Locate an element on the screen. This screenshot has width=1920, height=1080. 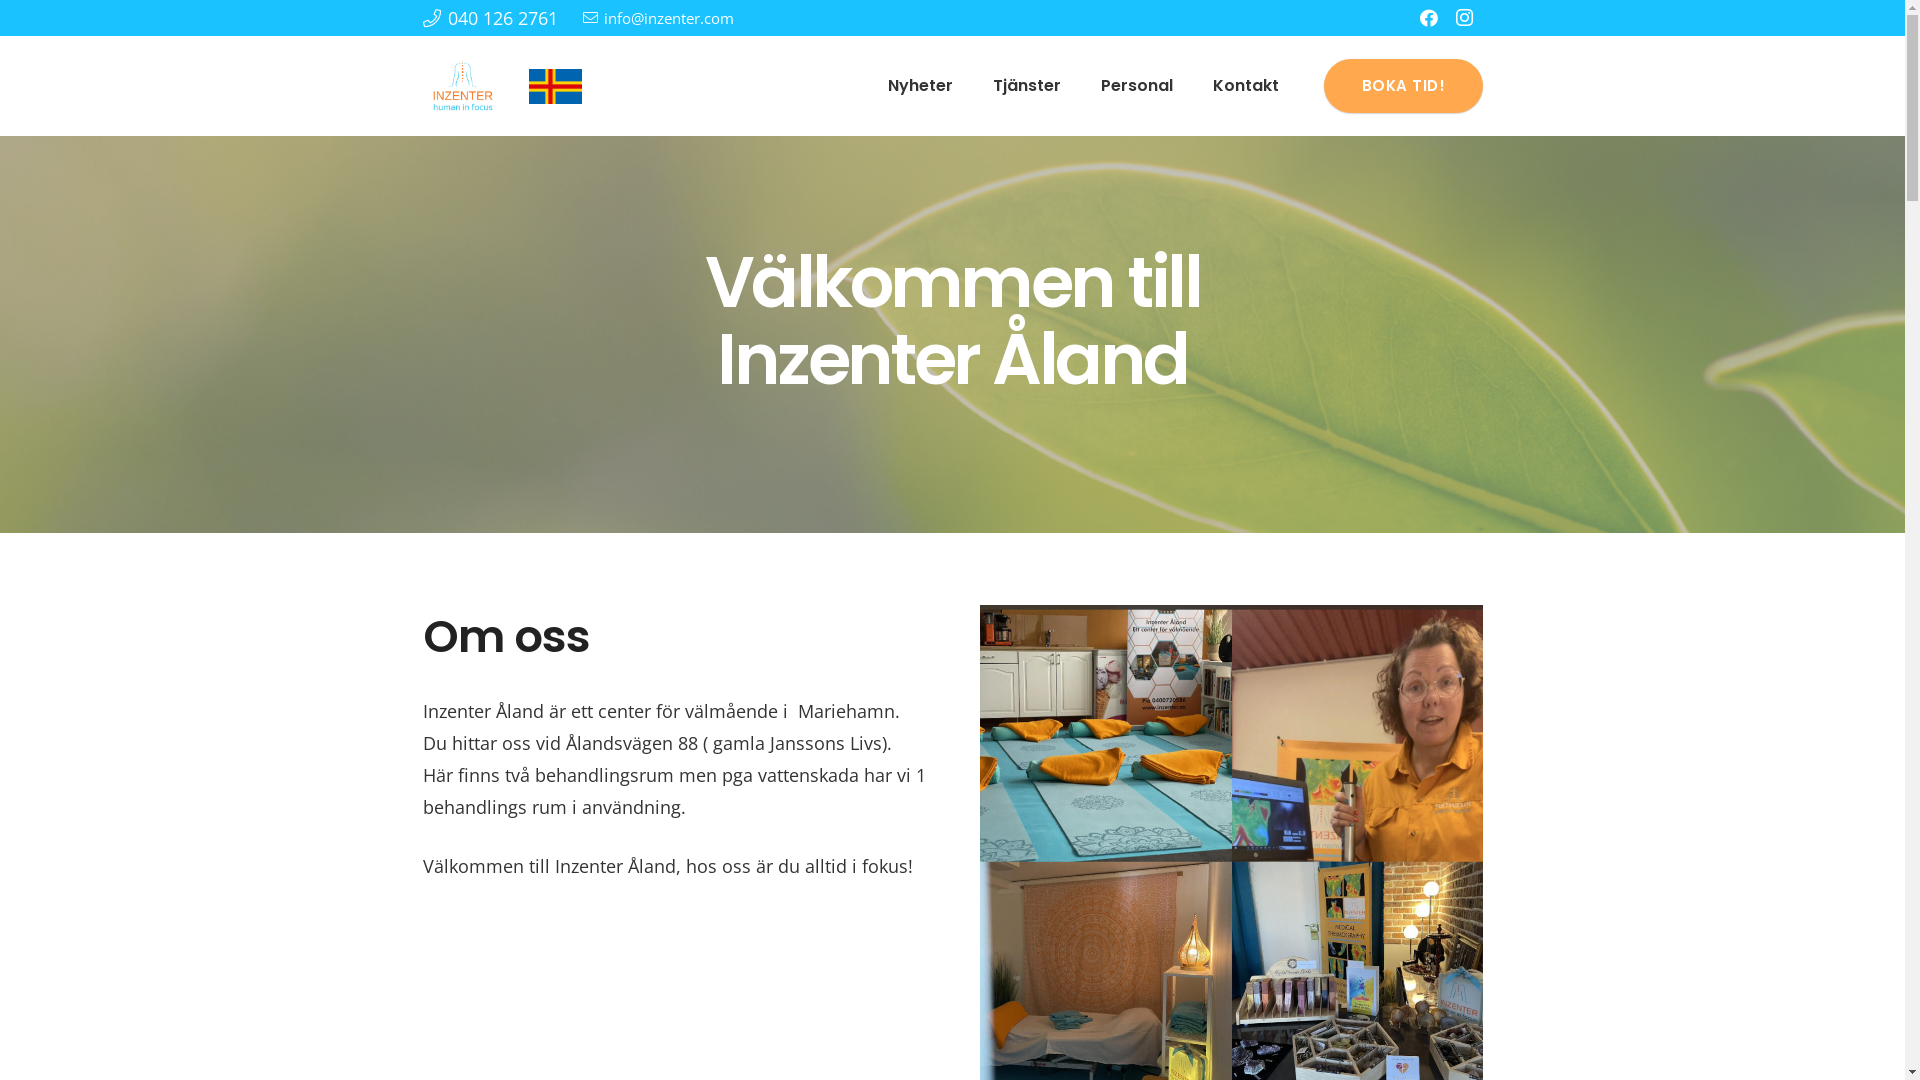
'info@inzenter.com' is located at coordinates (658, 18).